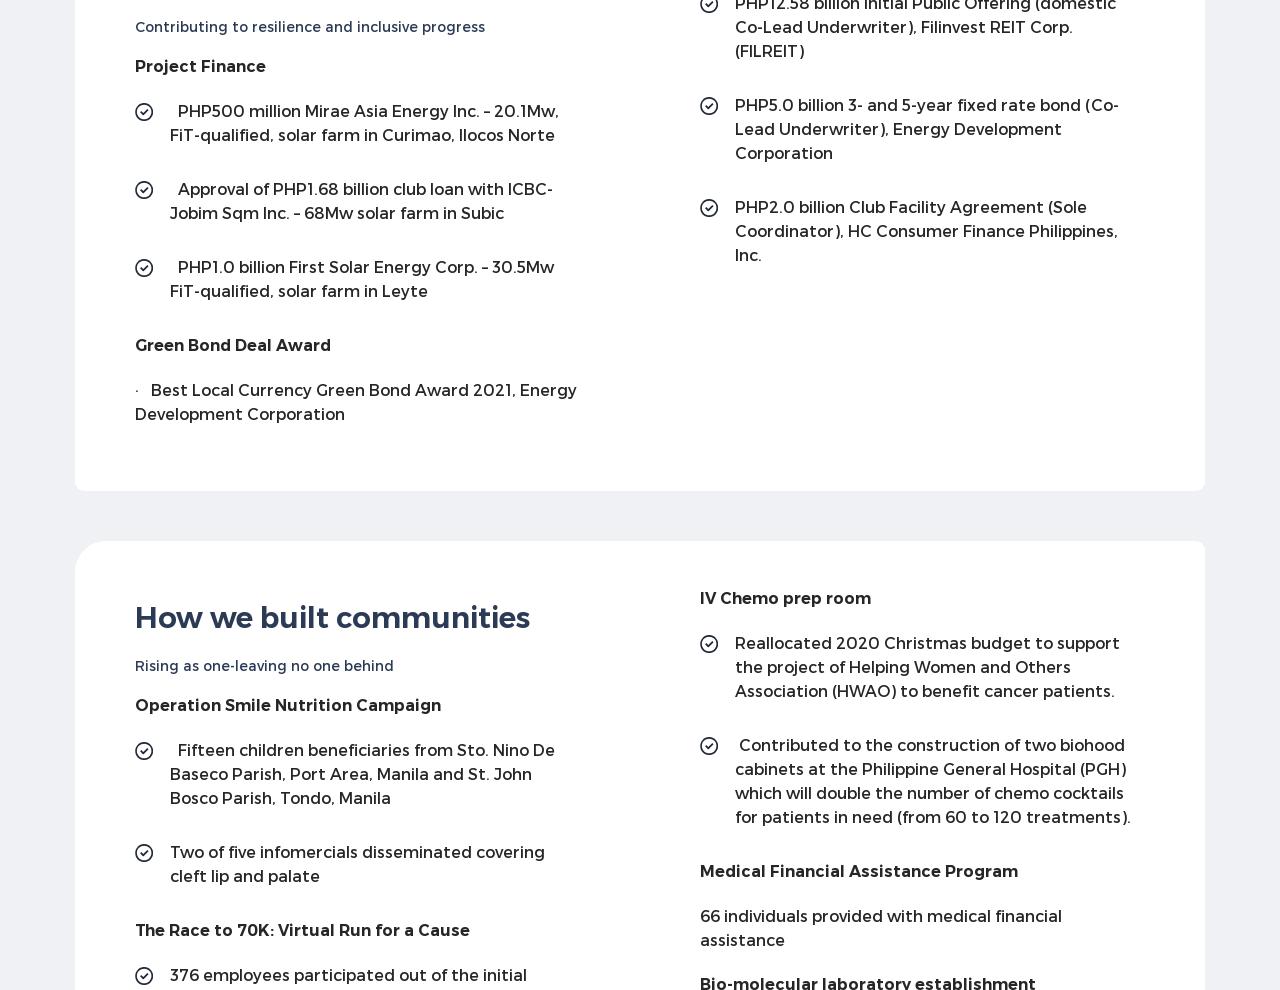  Describe the element at coordinates (361, 277) in the screenshot. I see `'PHP1.0 billion First Solar Energy Corp. – 30.5Mw FiT-qualified, solar farm in Leyte'` at that location.